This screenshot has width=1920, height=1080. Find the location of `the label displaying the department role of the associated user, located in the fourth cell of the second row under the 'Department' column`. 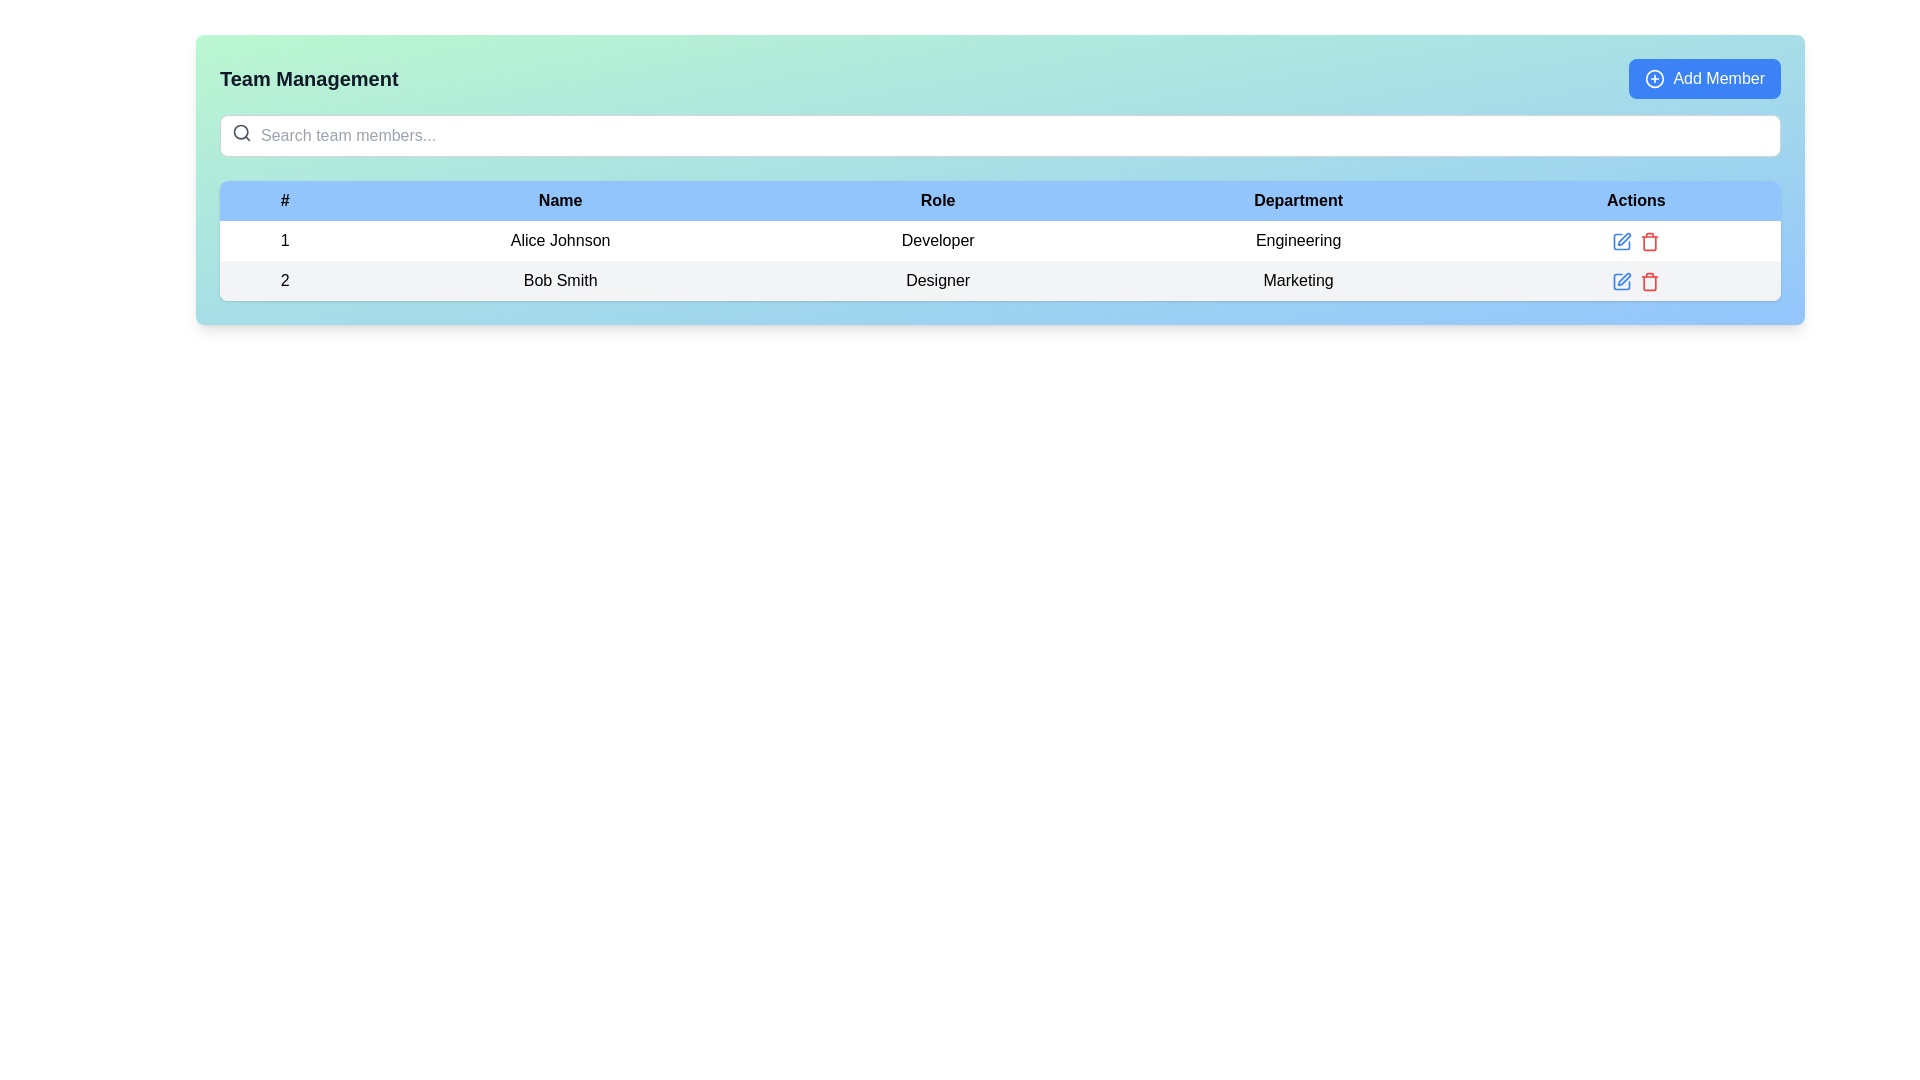

the label displaying the department role of the associated user, located in the fourth cell of the second row under the 'Department' column is located at coordinates (1298, 281).